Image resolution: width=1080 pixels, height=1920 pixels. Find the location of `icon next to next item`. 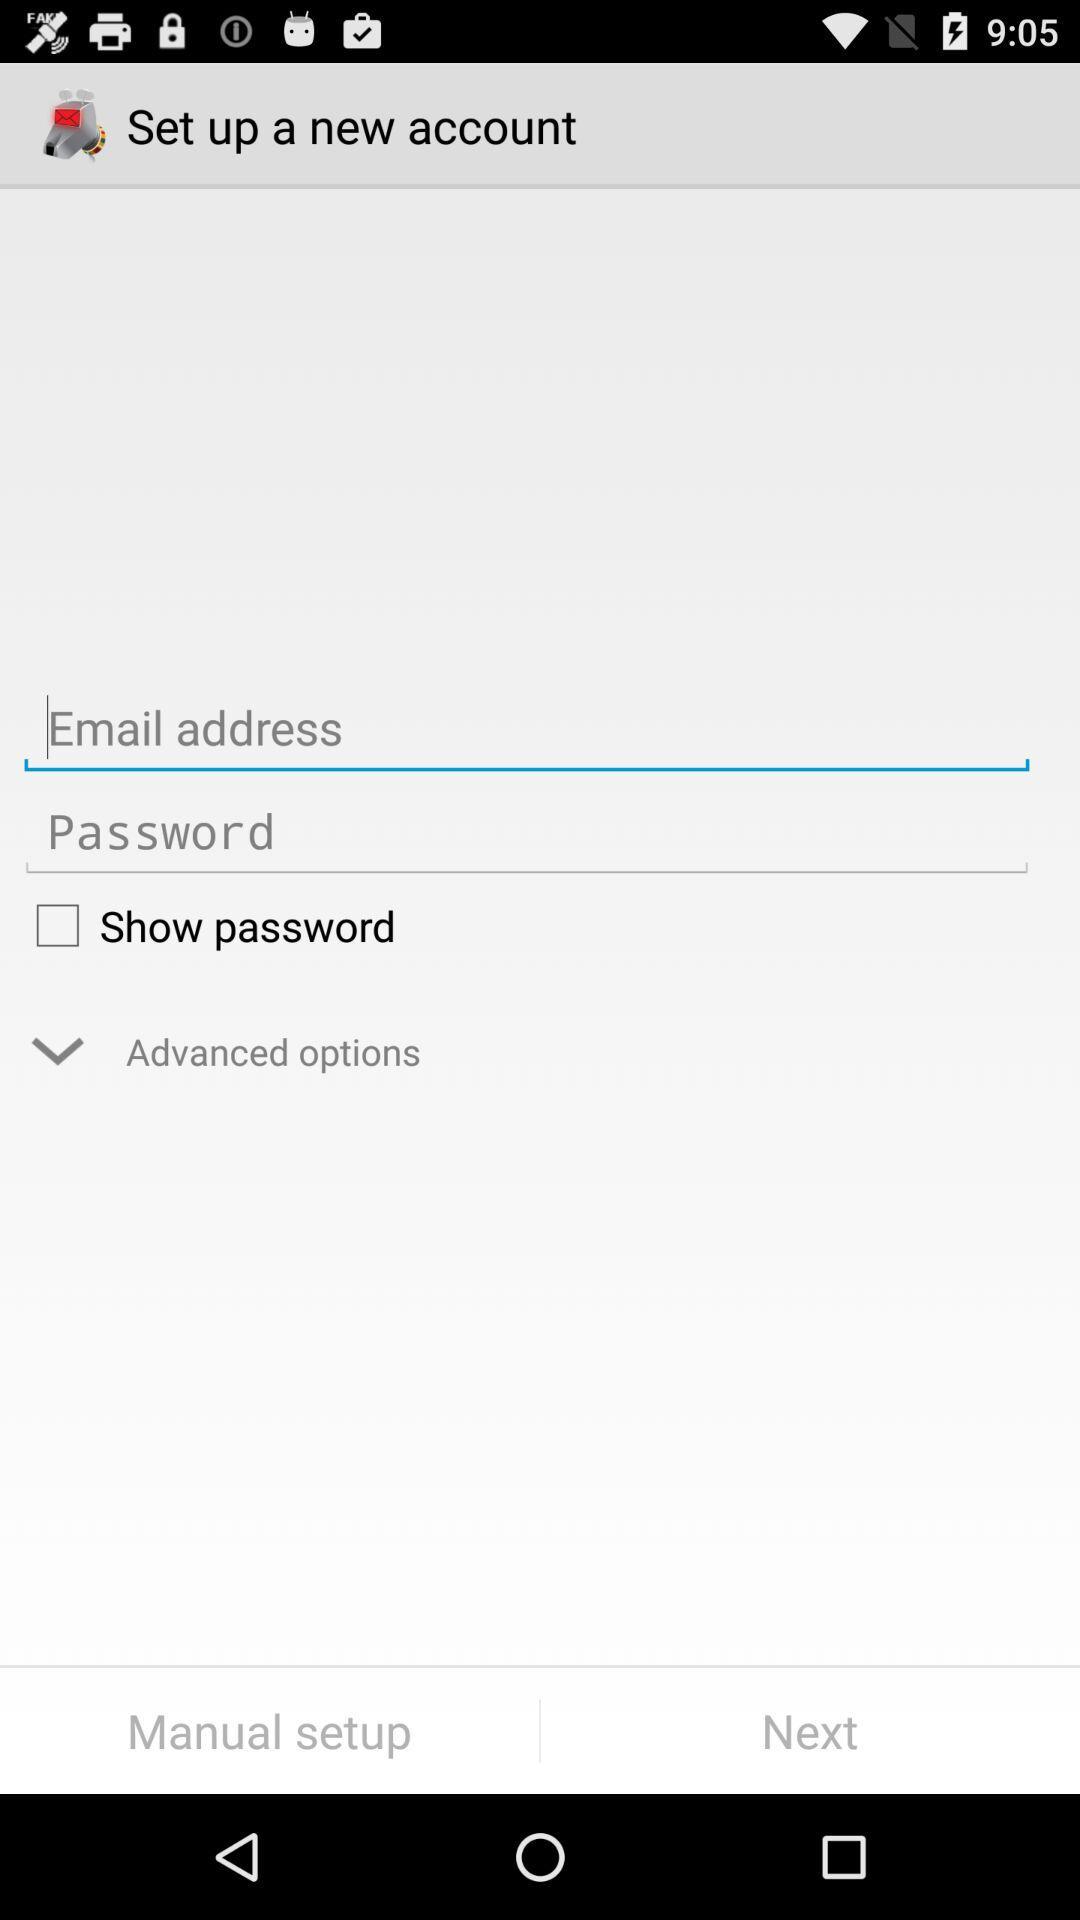

icon next to next item is located at coordinates (268, 1730).